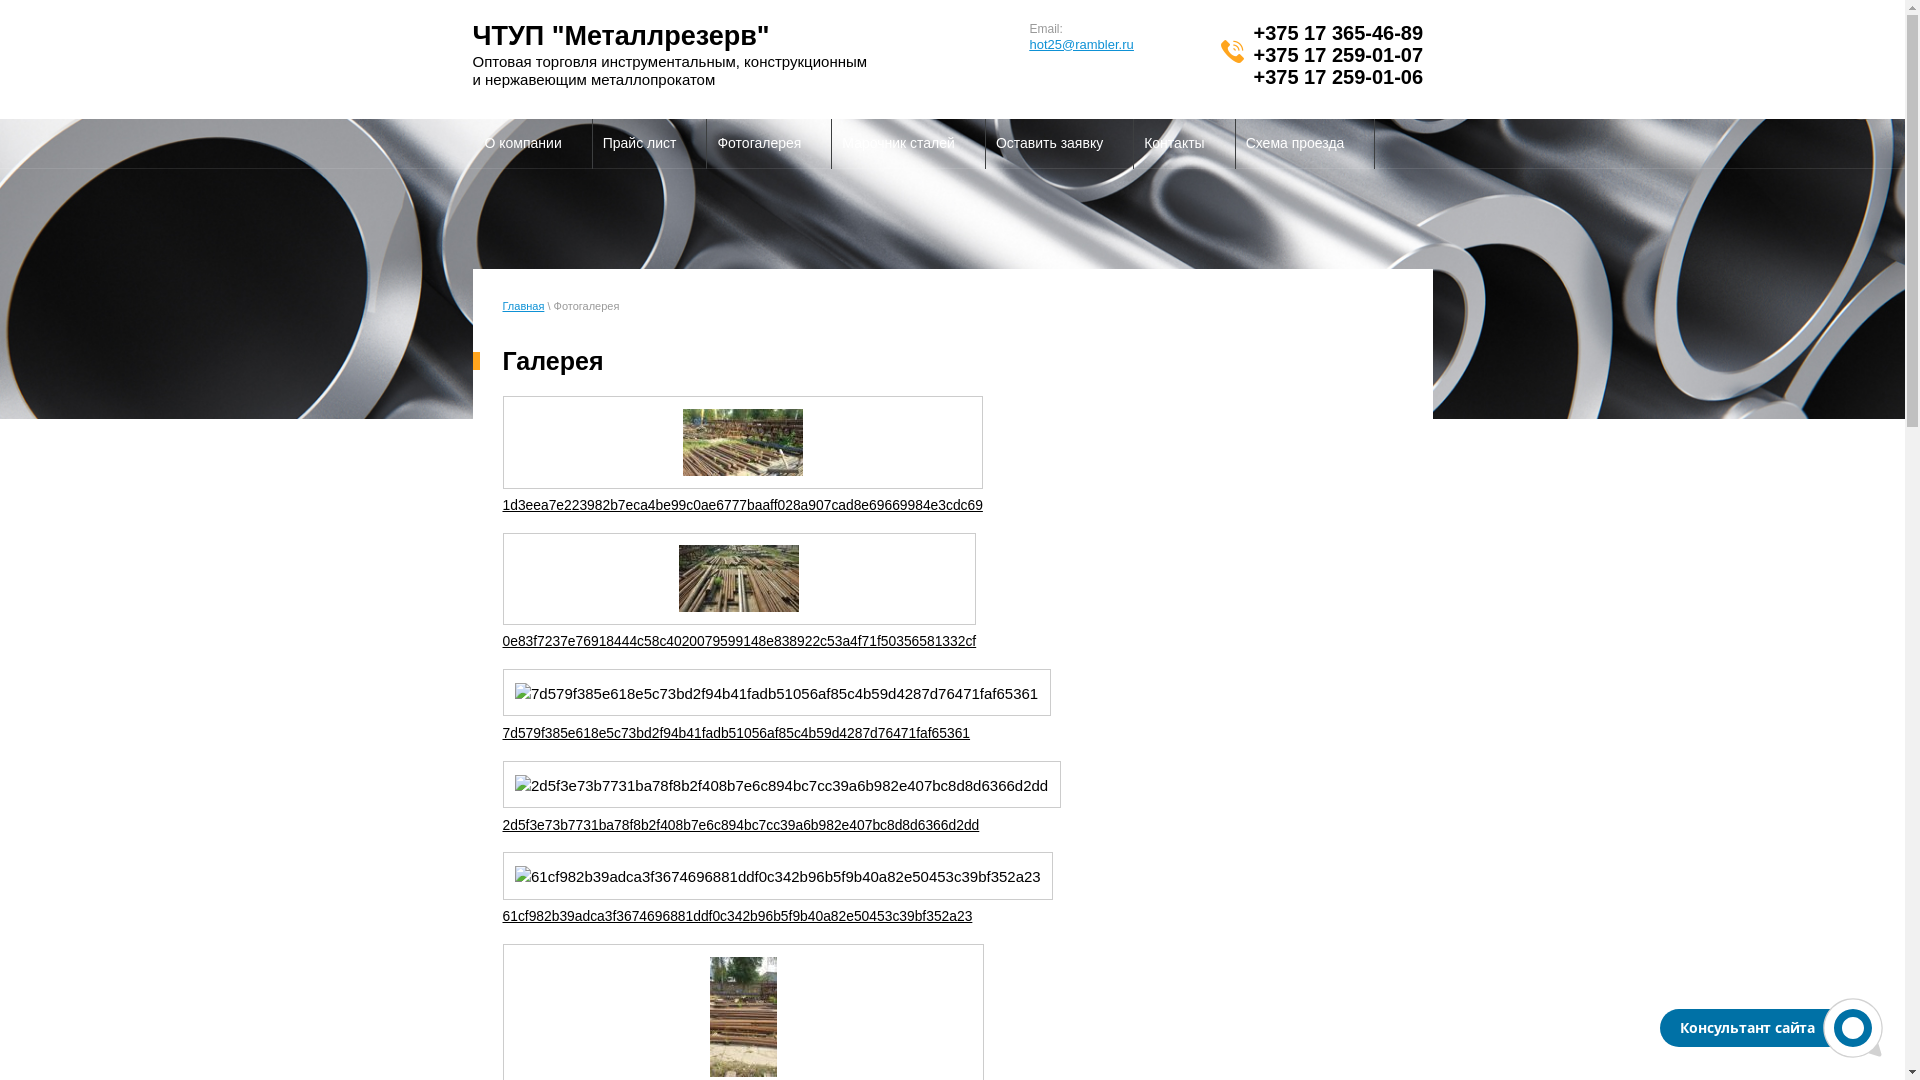  I want to click on '+375 17 365-46-89', so click(1339, 33).